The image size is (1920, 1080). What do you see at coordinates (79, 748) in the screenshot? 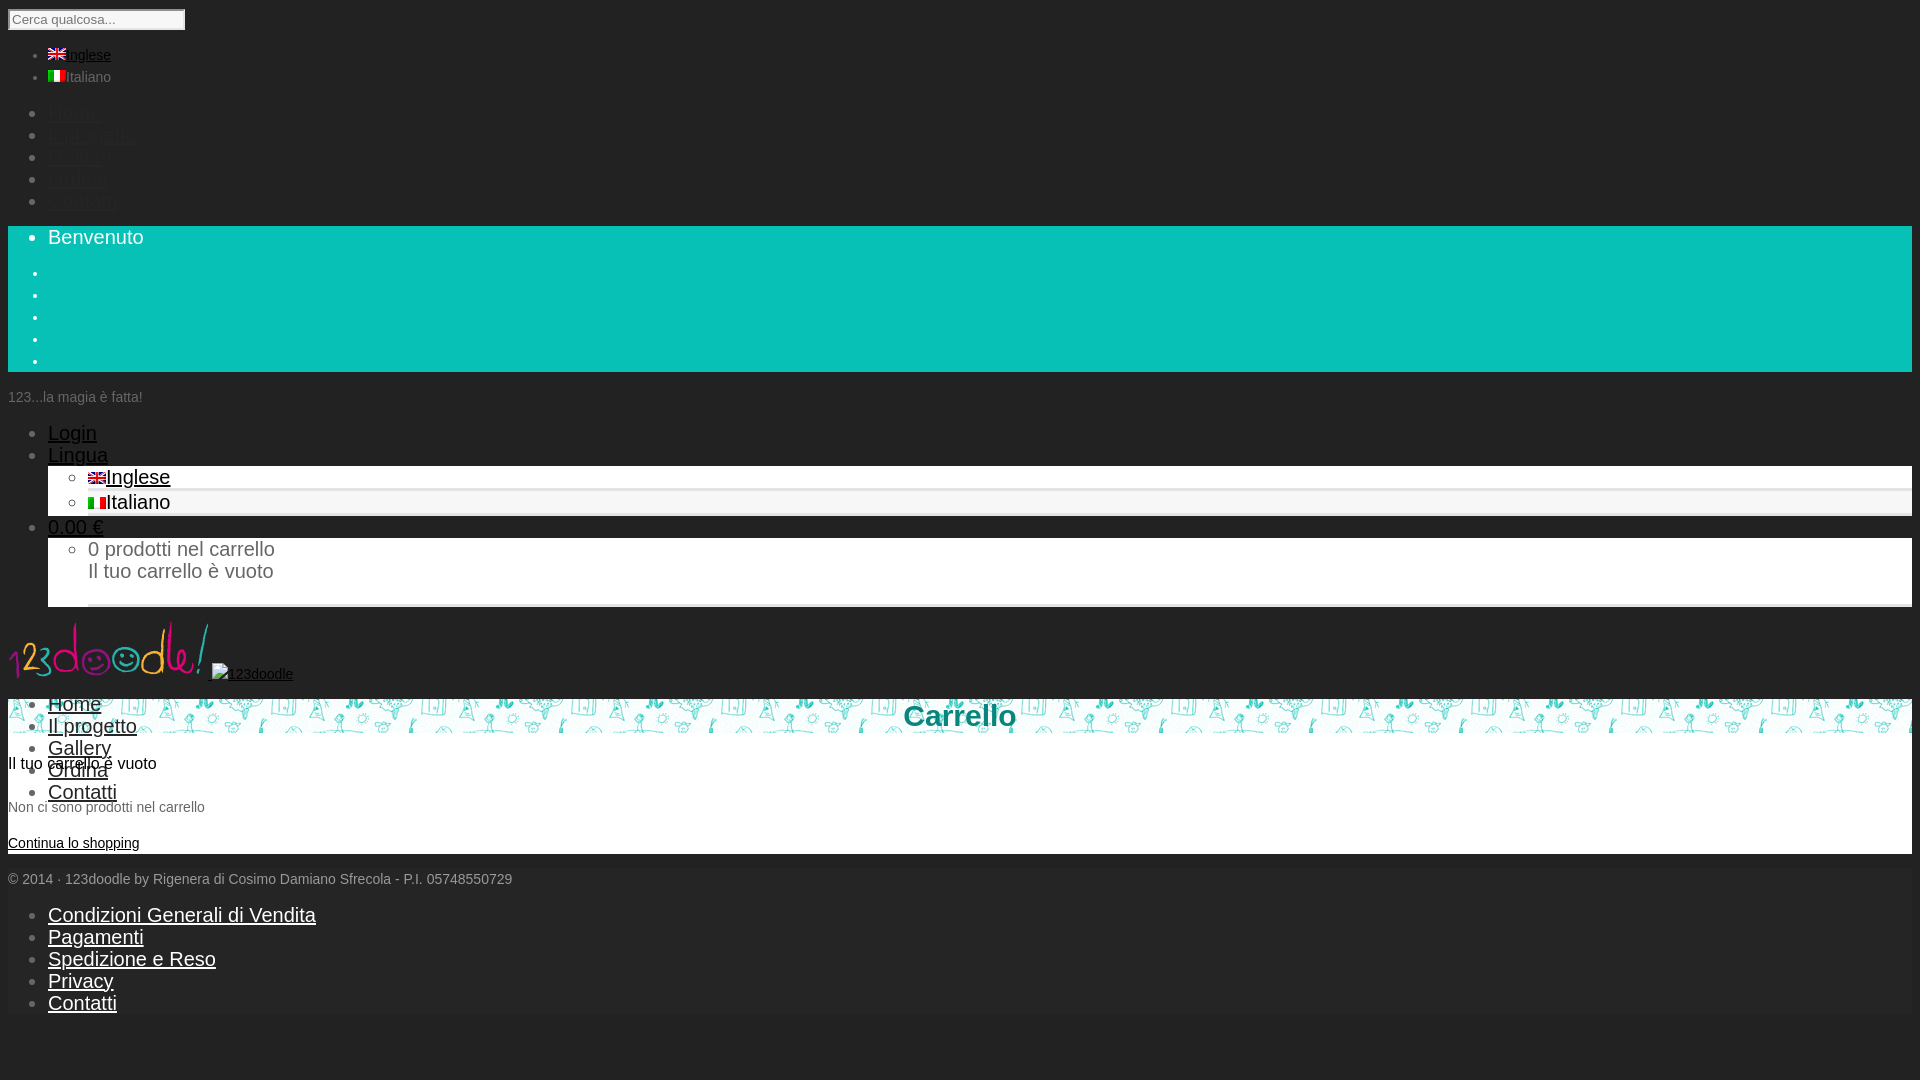
I see `'Gallery'` at bounding box center [79, 748].